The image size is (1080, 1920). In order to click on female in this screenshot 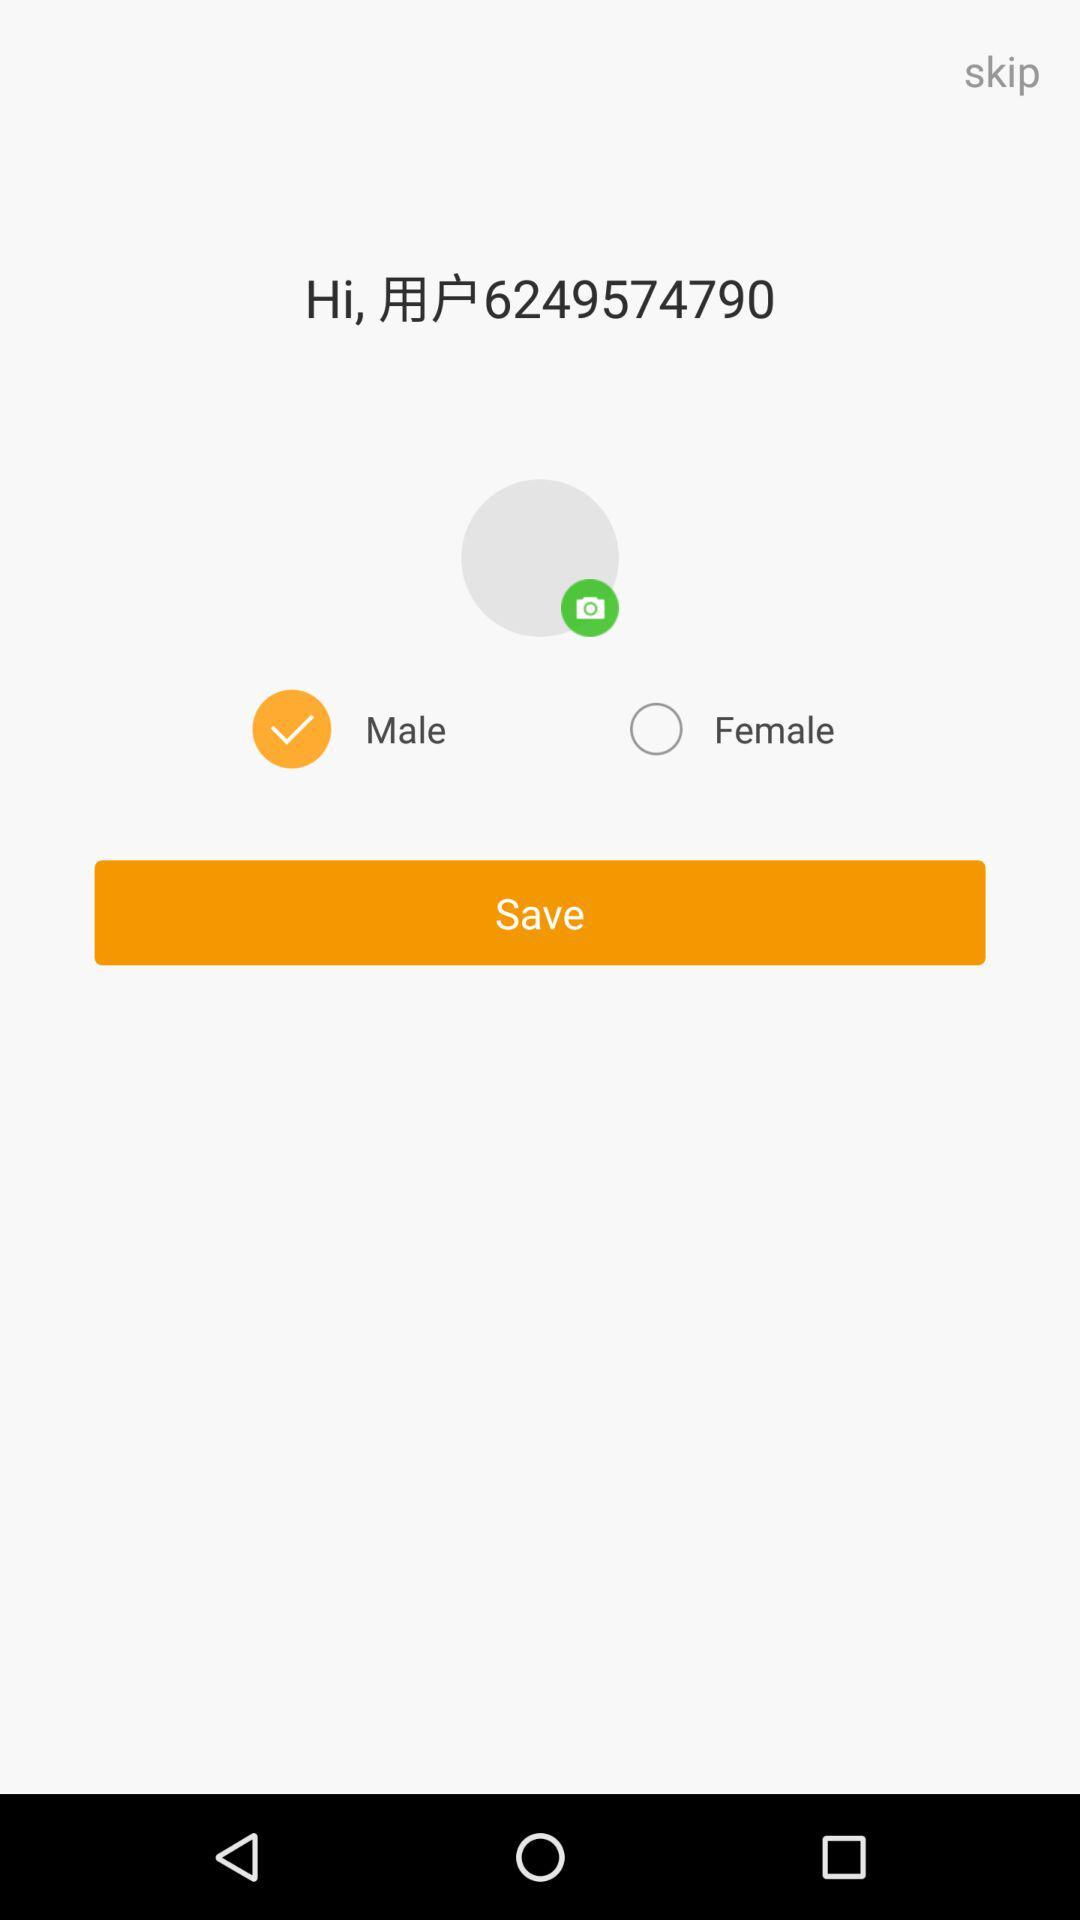, I will do `click(729, 728)`.